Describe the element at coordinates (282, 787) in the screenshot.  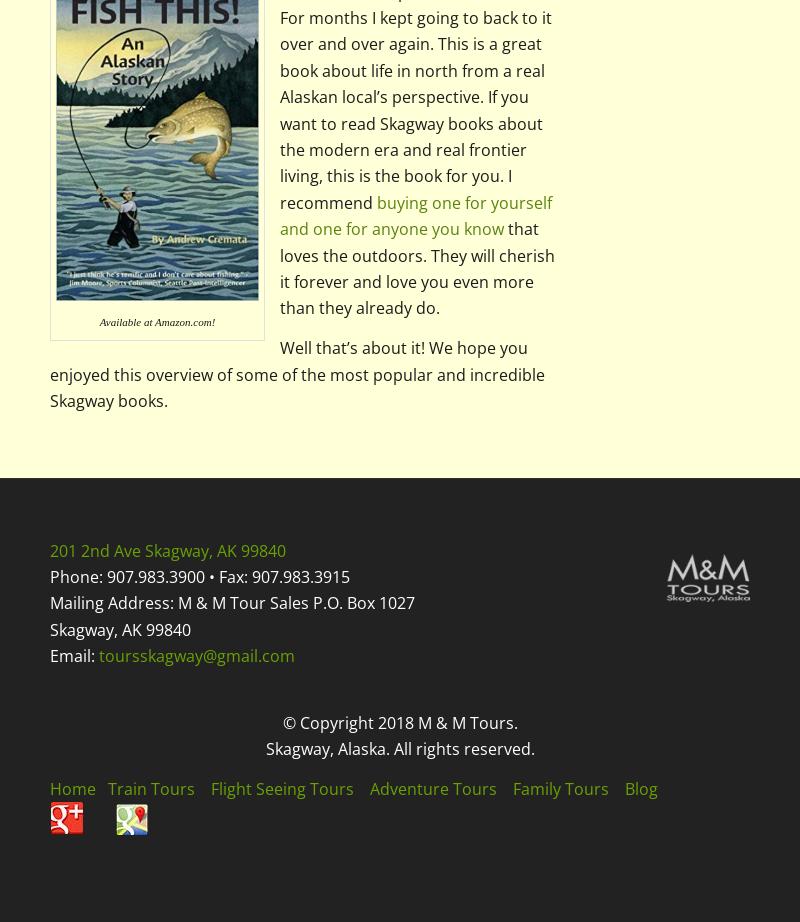
I see `'Flight Seeing Tours'` at that location.